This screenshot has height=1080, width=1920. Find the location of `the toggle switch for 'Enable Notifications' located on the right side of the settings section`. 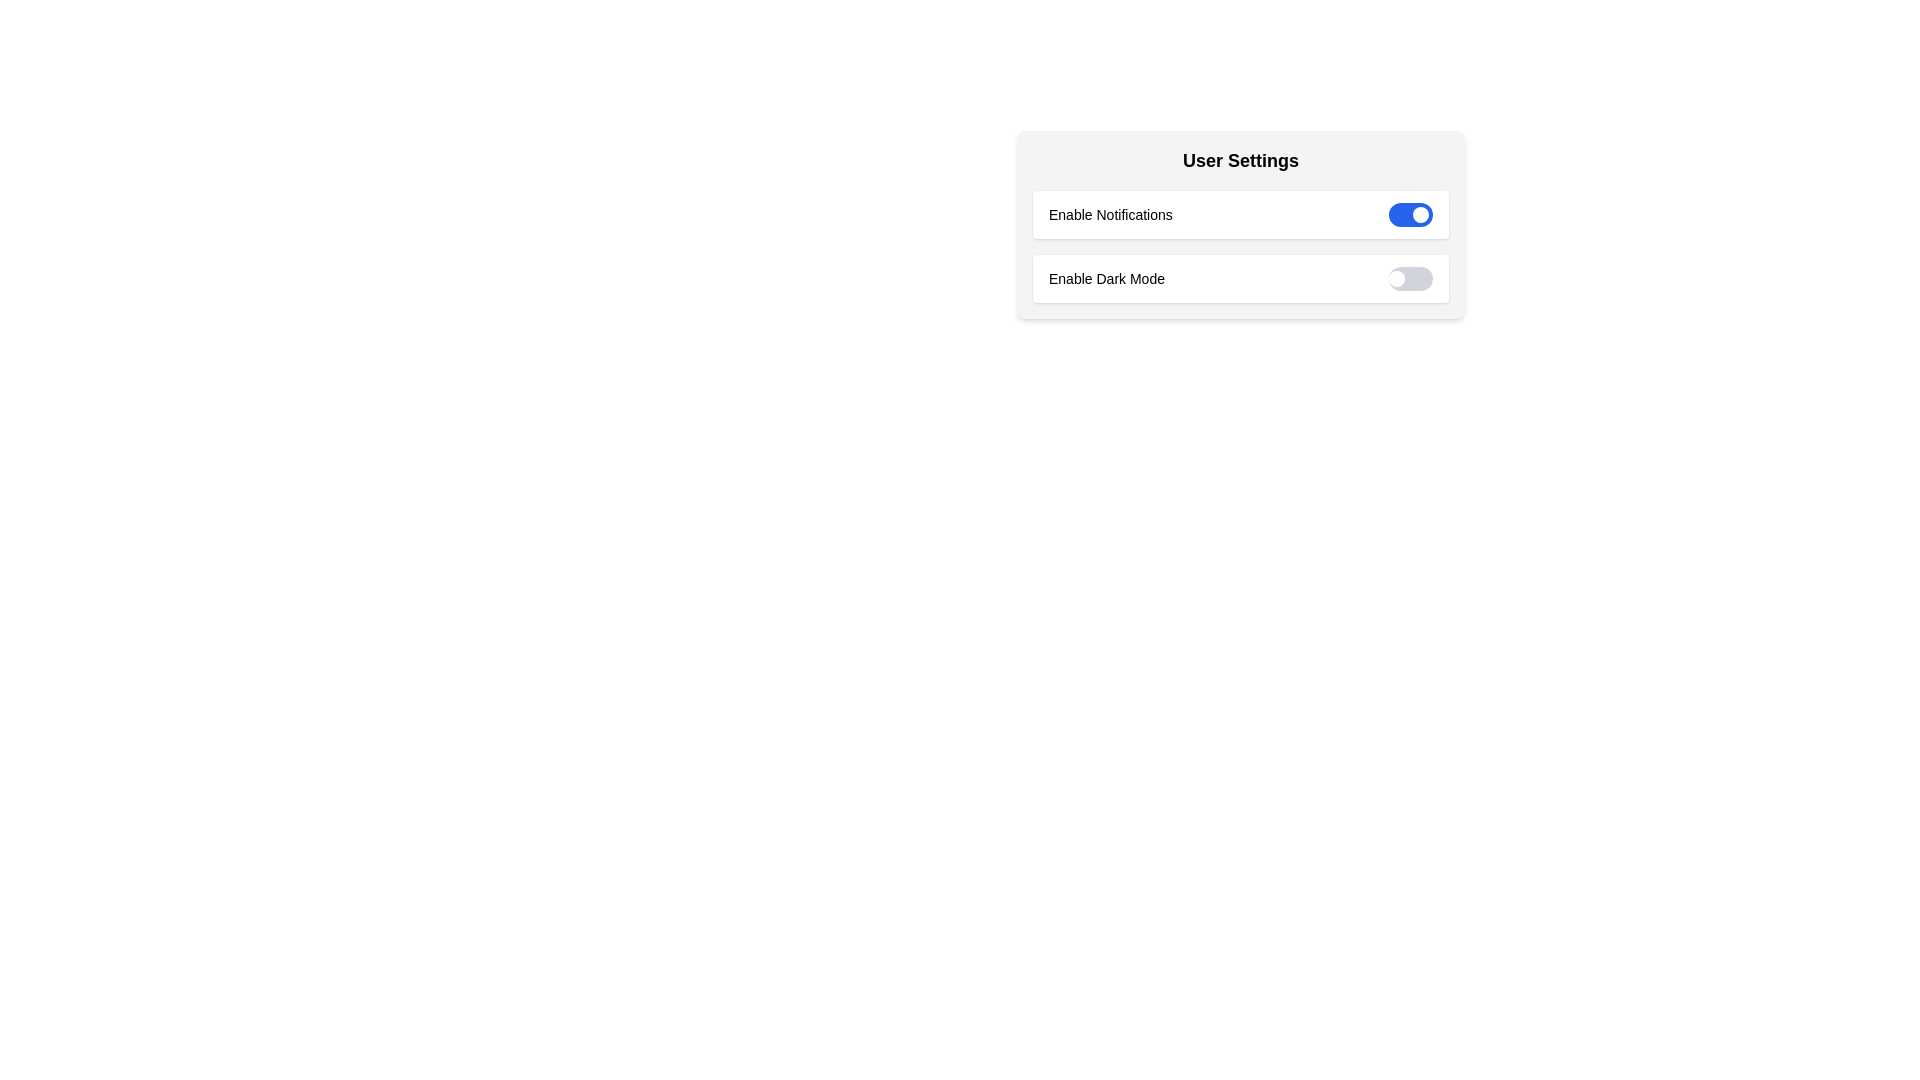

the toggle switch for 'Enable Notifications' located on the right side of the settings section is located at coordinates (1410, 215).